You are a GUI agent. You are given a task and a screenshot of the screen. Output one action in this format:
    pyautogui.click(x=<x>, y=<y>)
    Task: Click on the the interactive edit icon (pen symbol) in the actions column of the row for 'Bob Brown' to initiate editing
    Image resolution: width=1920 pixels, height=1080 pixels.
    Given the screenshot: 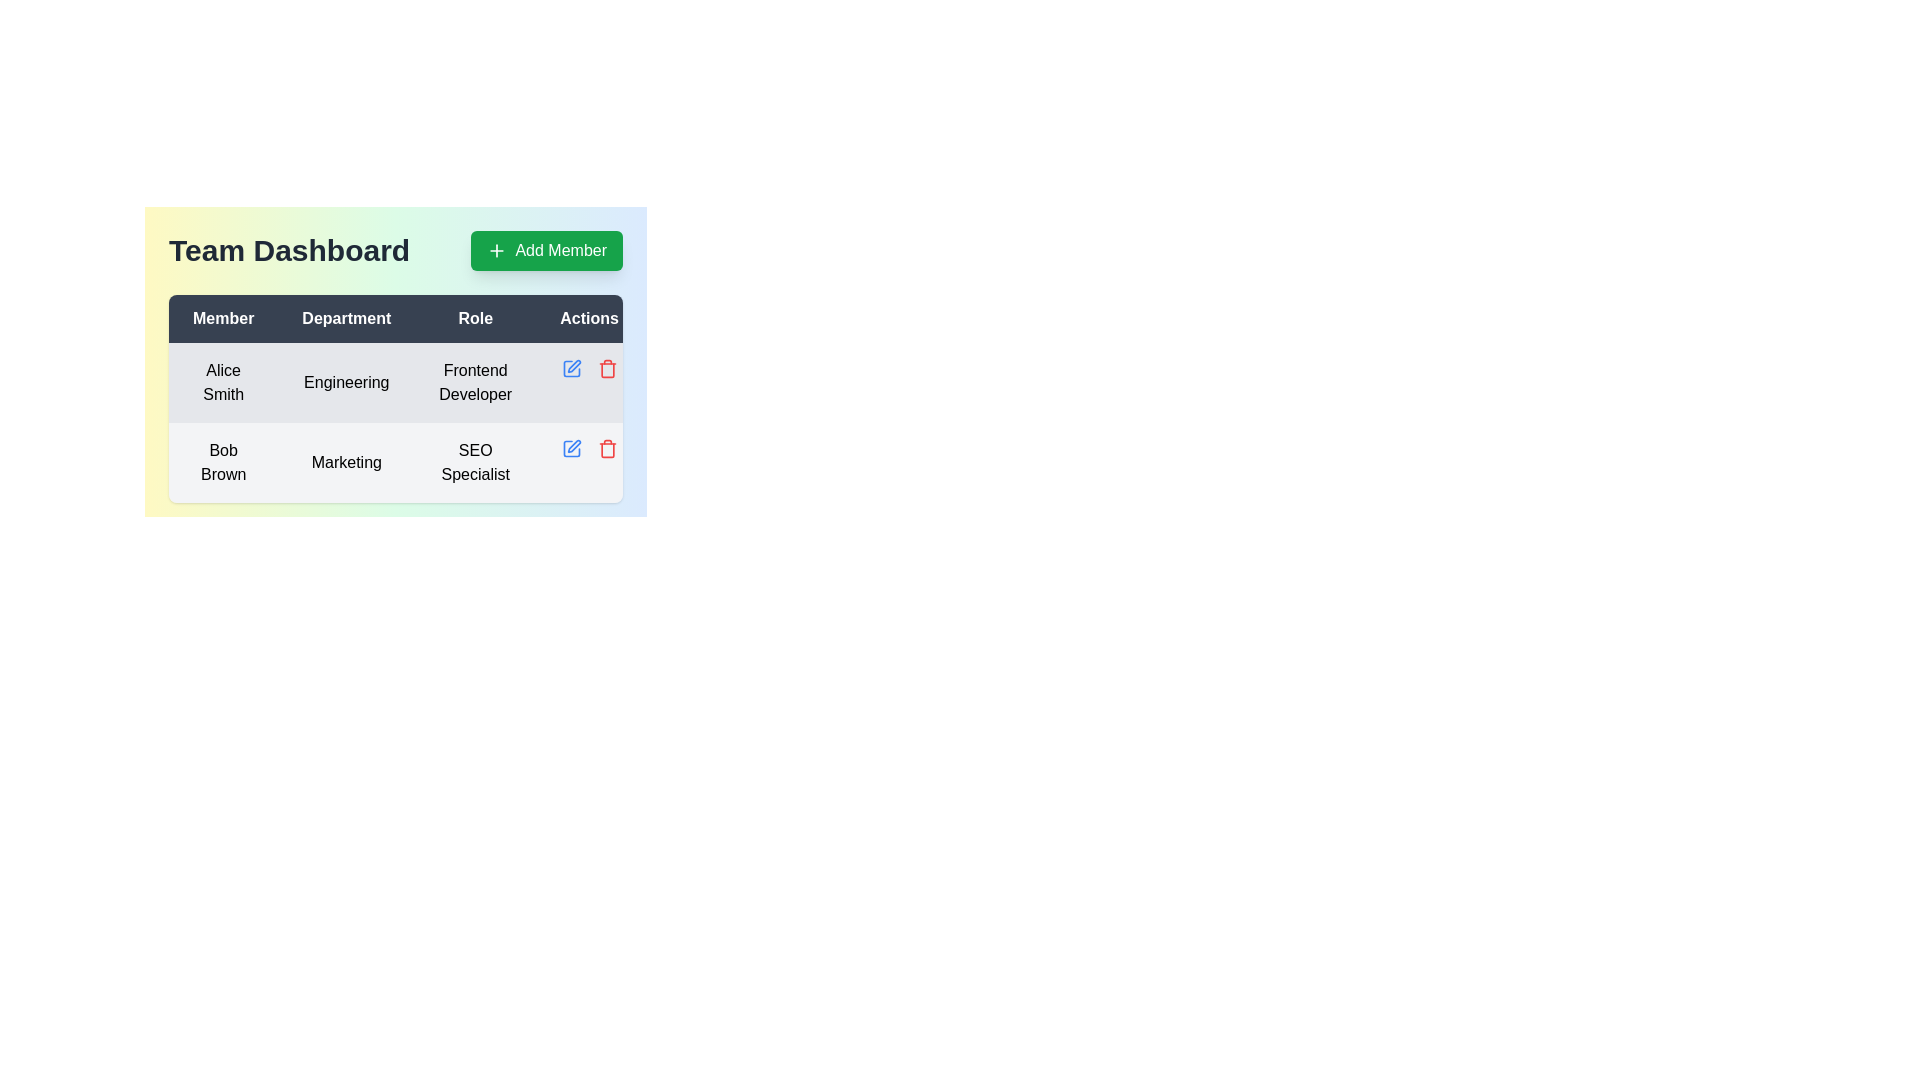 What is the action you would take?
    pyautogui.click(x=573, y=366)
    